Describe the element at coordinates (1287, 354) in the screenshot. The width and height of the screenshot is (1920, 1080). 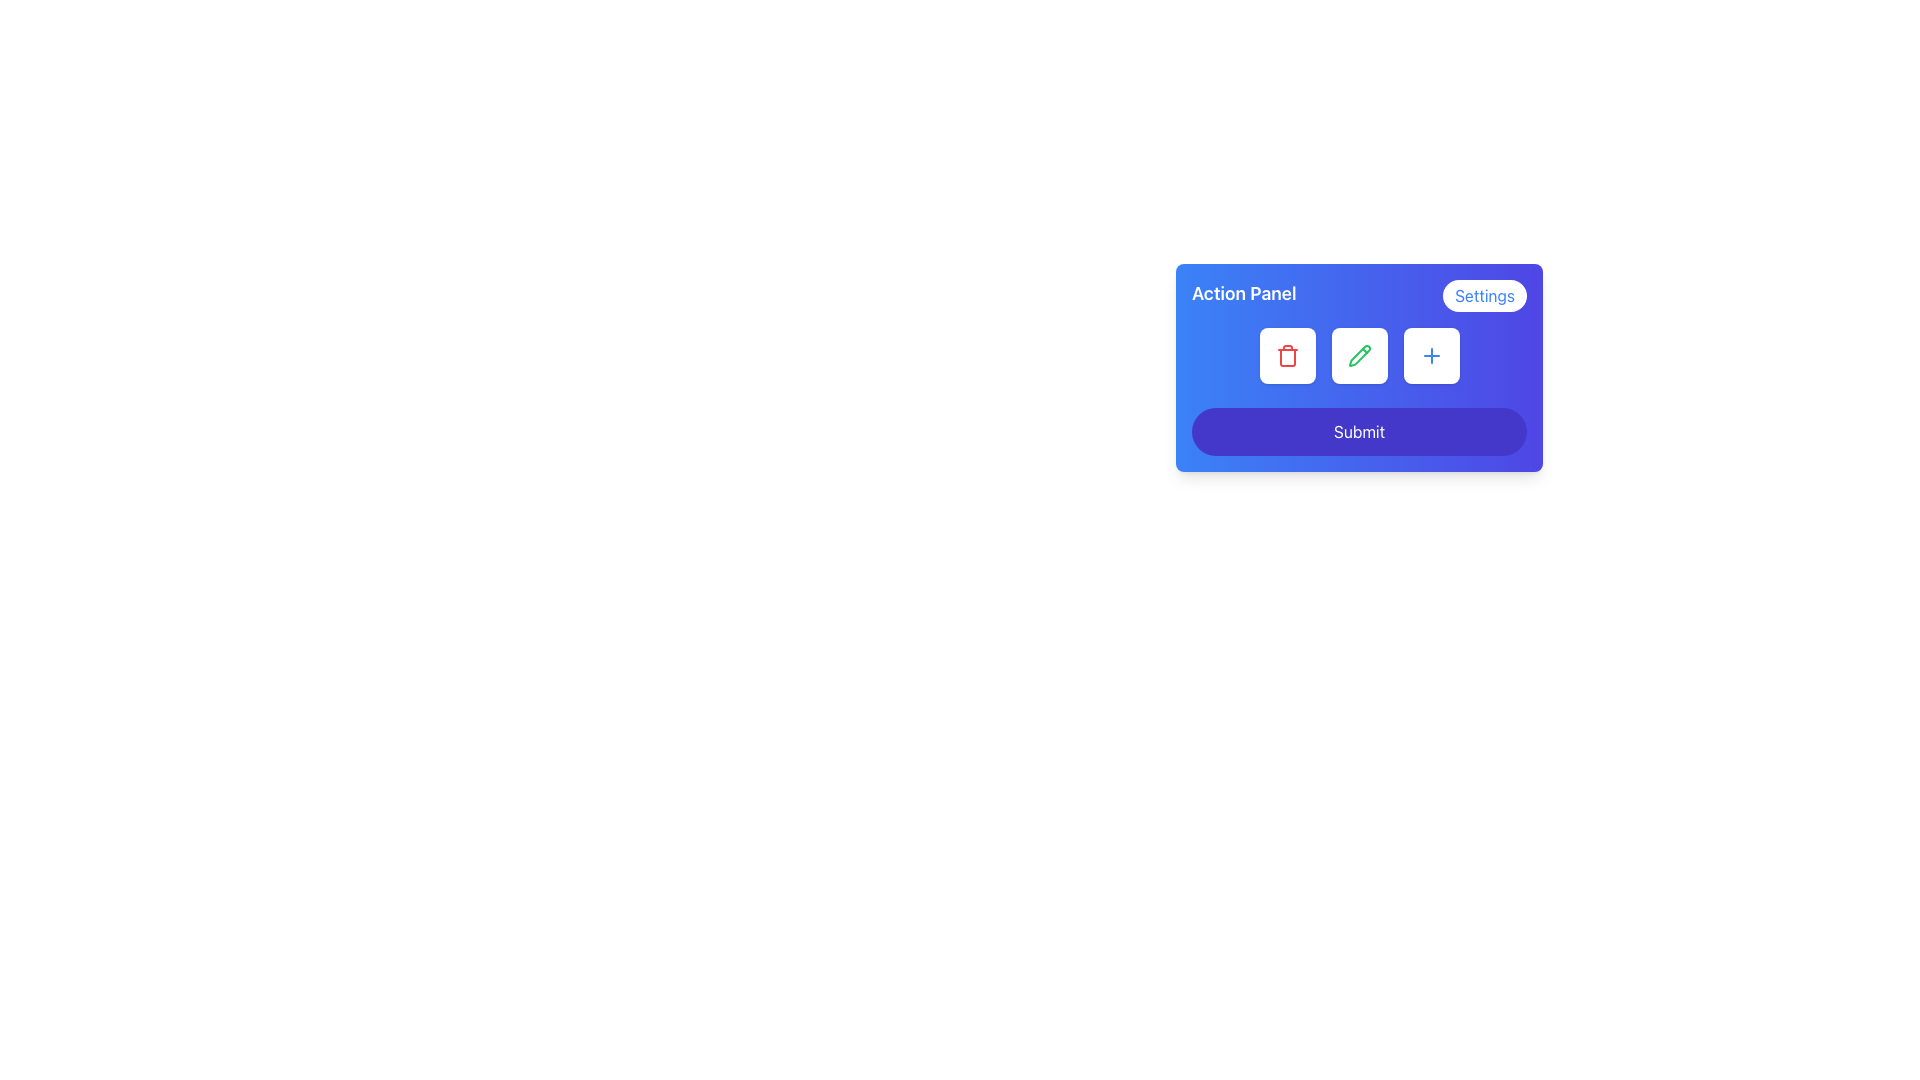
I see `the red trash icon, which is the first icon in a horizontally aligned group of three icons` at that location.